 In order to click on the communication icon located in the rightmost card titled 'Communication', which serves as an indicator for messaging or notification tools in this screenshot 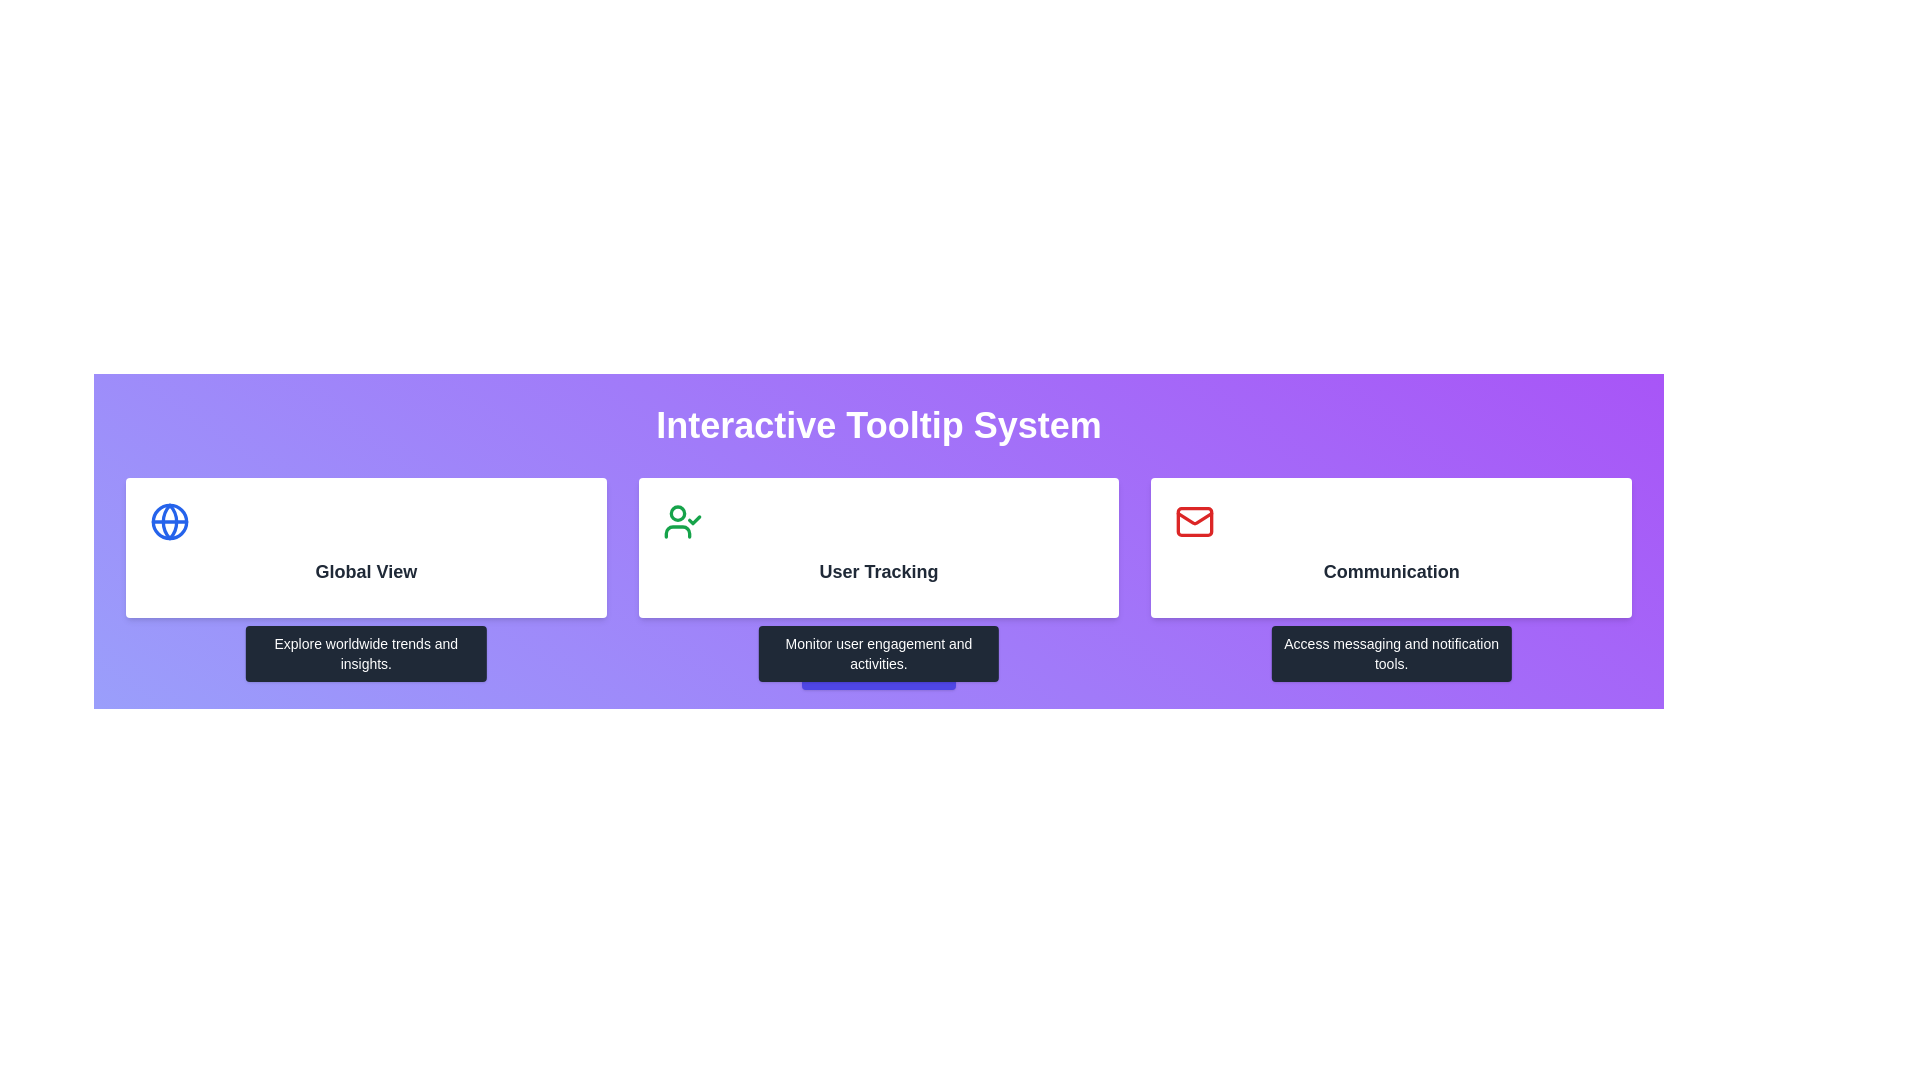, I will do `click(1195, 520)`.